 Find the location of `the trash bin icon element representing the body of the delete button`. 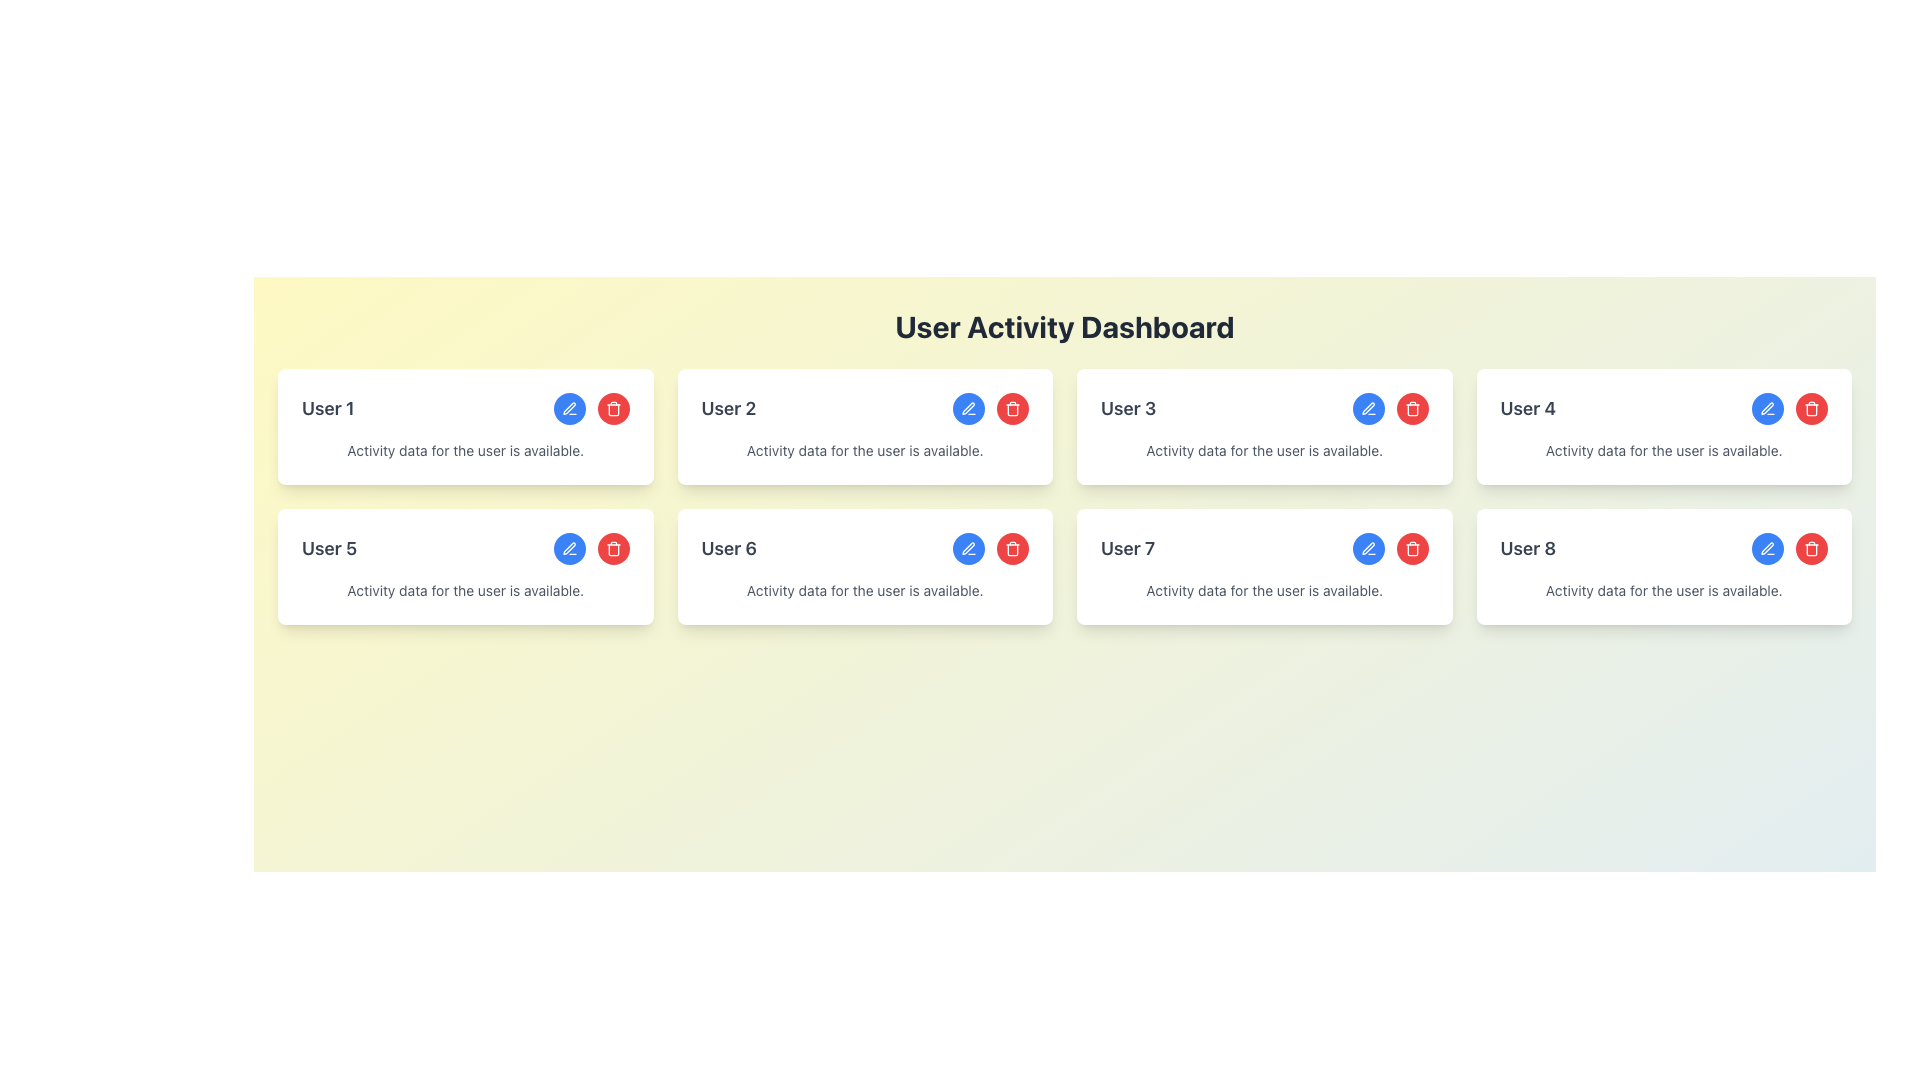

the trash bin icon element representing the body of the delete button is located at coordinates (612, 550).